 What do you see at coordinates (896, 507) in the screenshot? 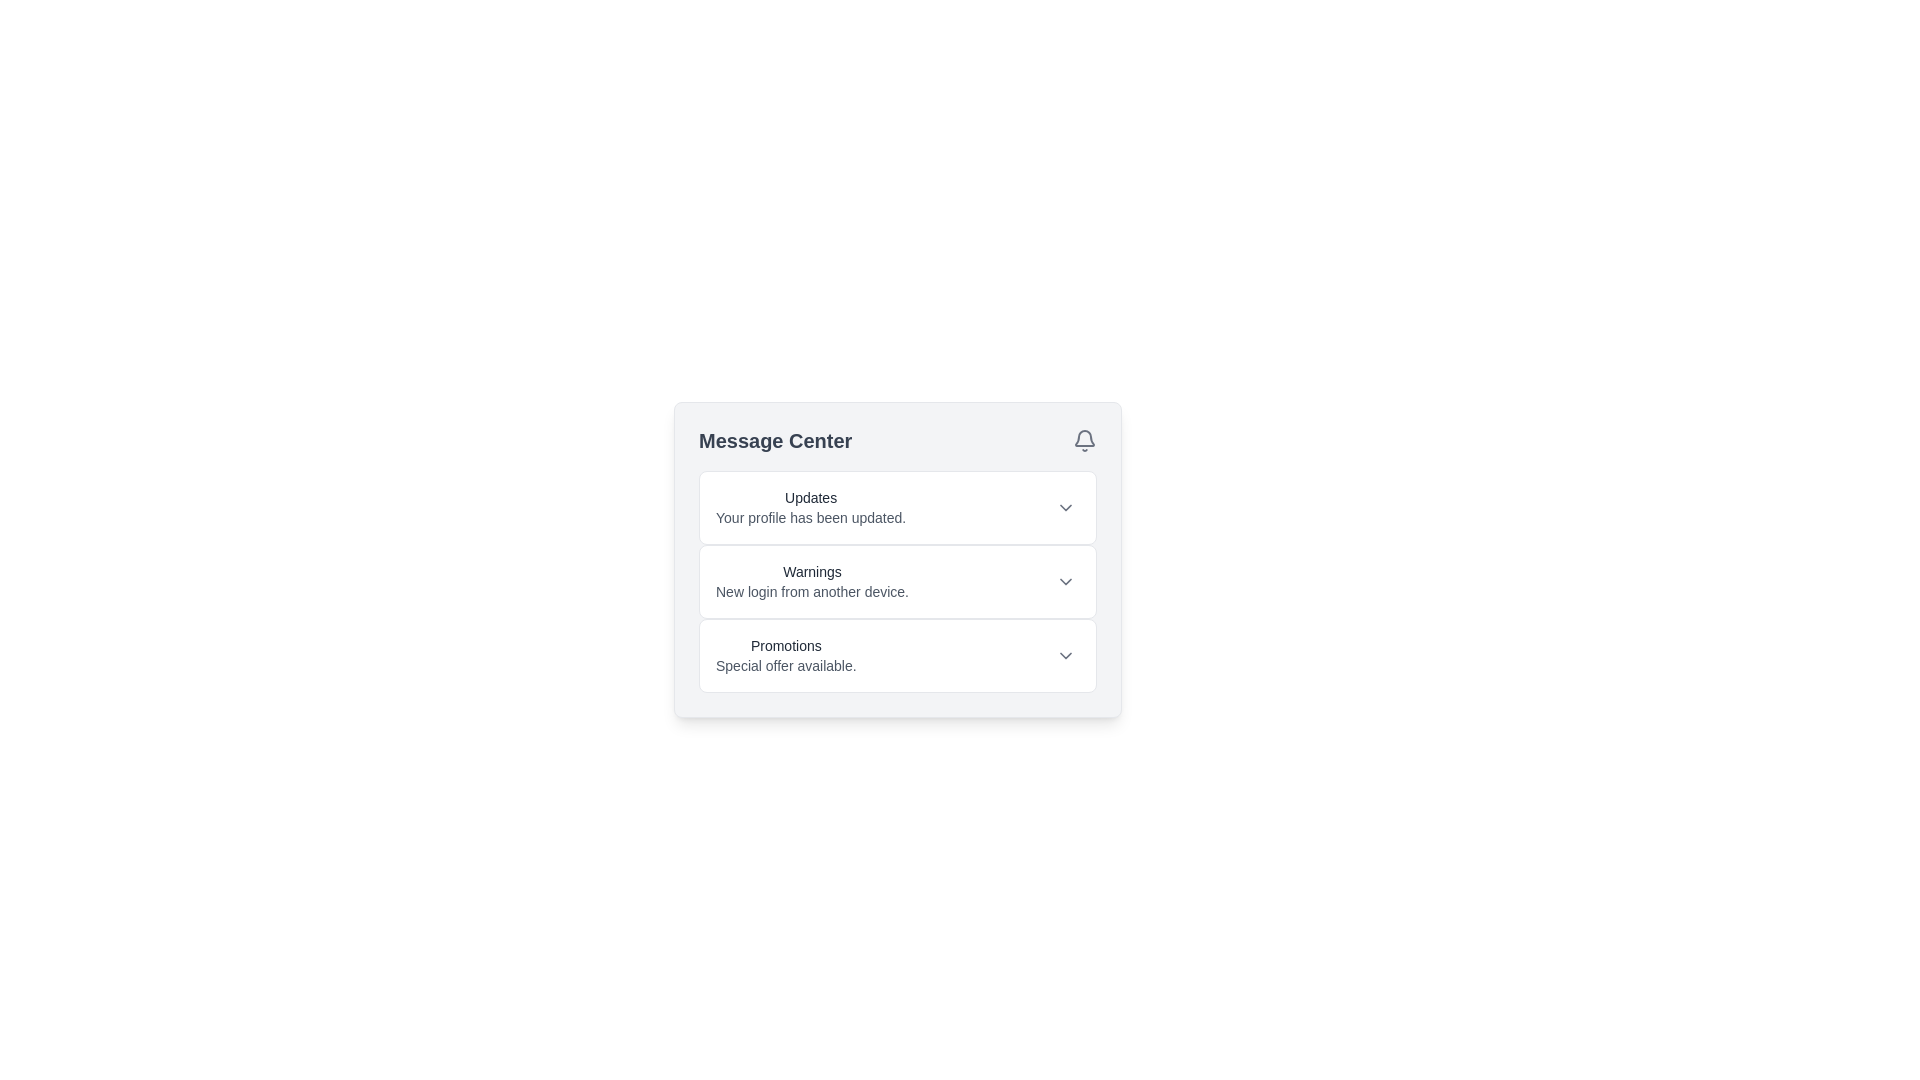
I see `notification message displayed in the Notification Block, which indicates that the user’s profile has been updated, located in the Message Center section` at bounding box center [896, 507].